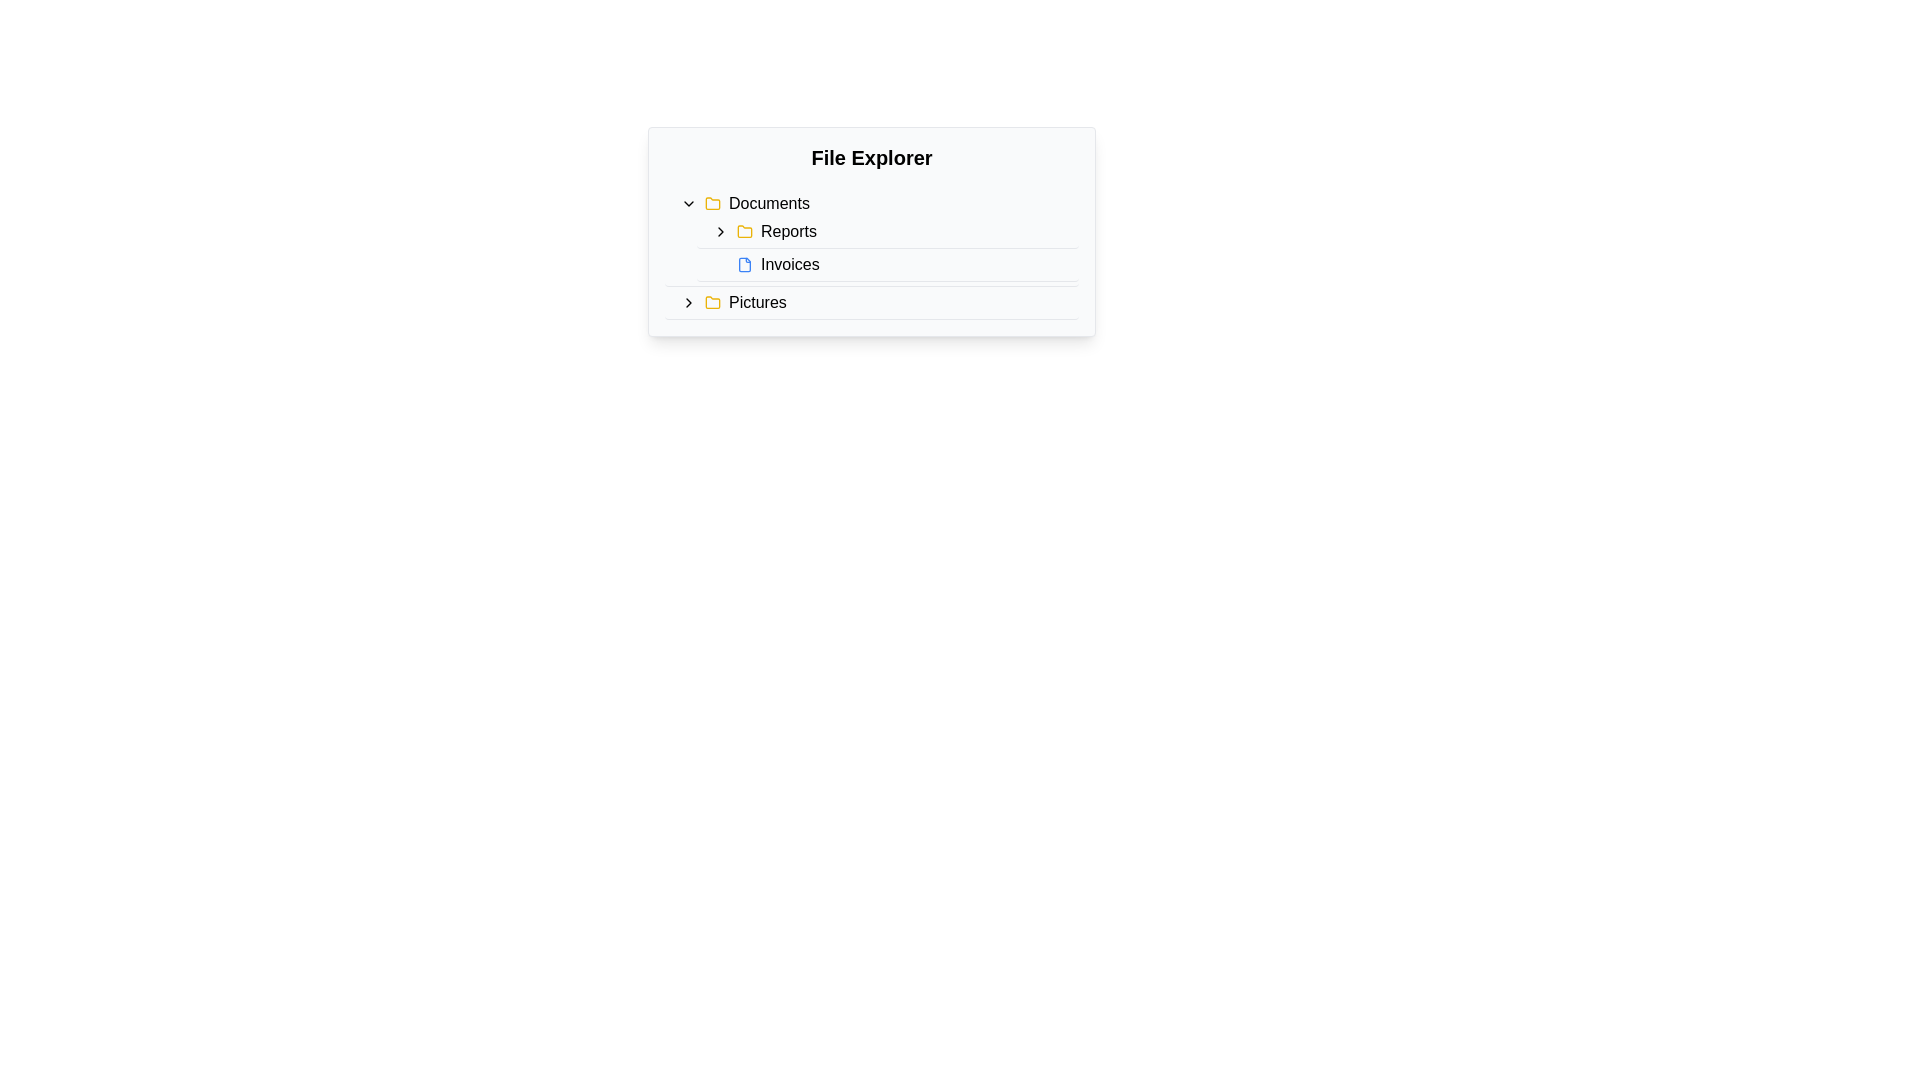 The height and width of the screenshot is (1080, 1920). I want to click on the 'Invoices' directory icon, which is located under the 'Reports' section of the file explorer, to view context menu options, so click(743, 264).